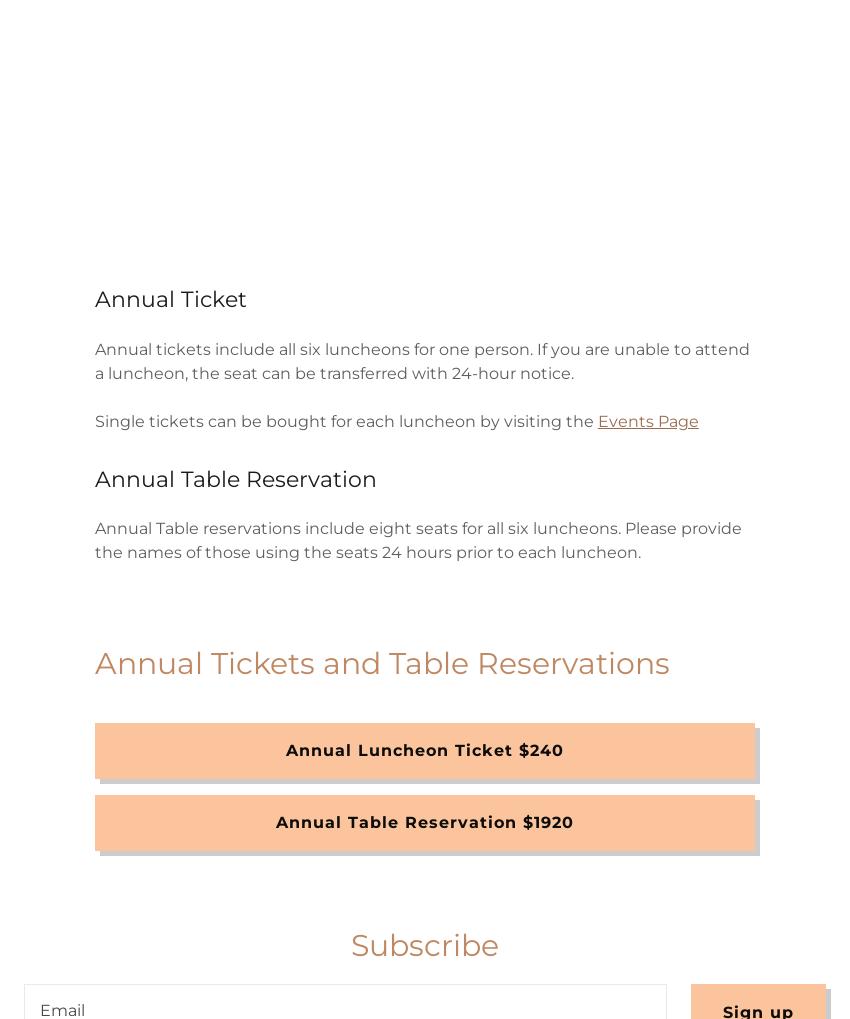 The image size is (850, 1019). I want to click on 'Annual Tickets and Table Reservations', so click(380, 662).